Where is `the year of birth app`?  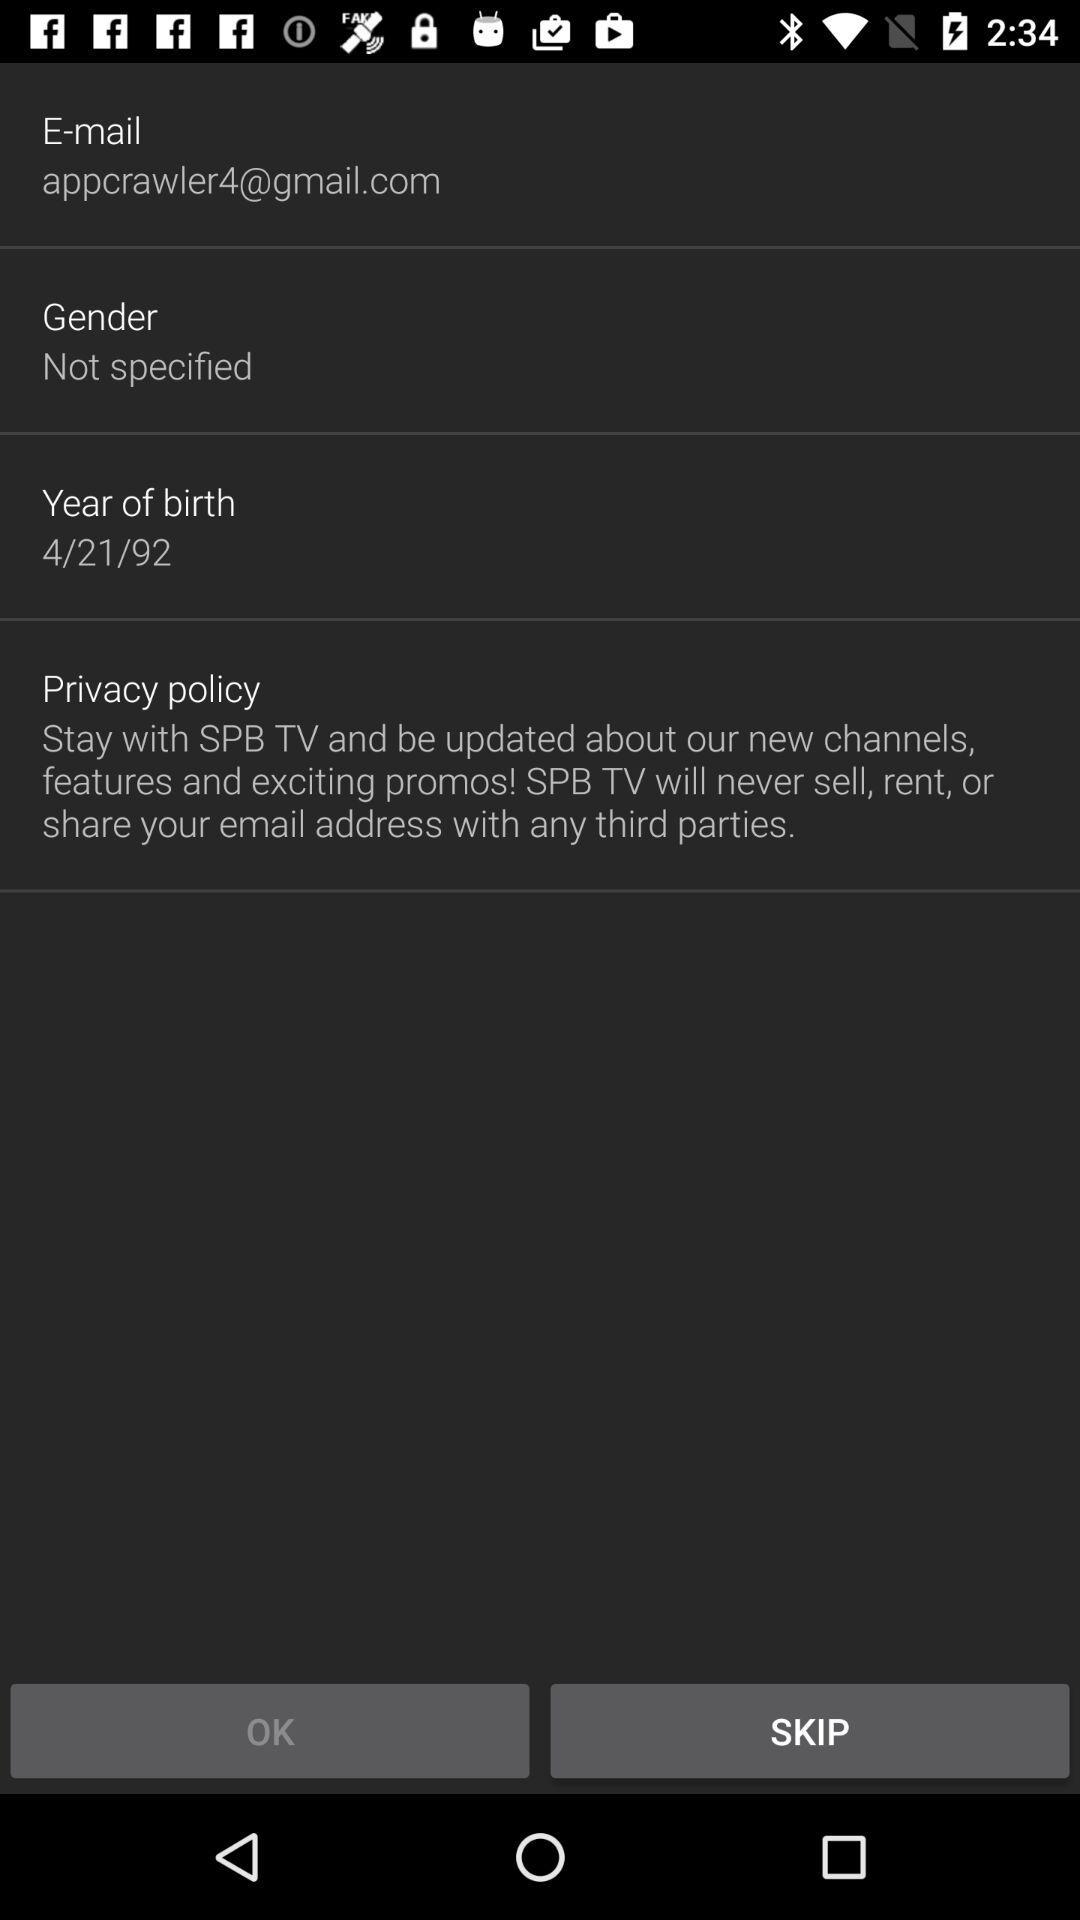 the year of birth app is located at coordinates (138, 501).